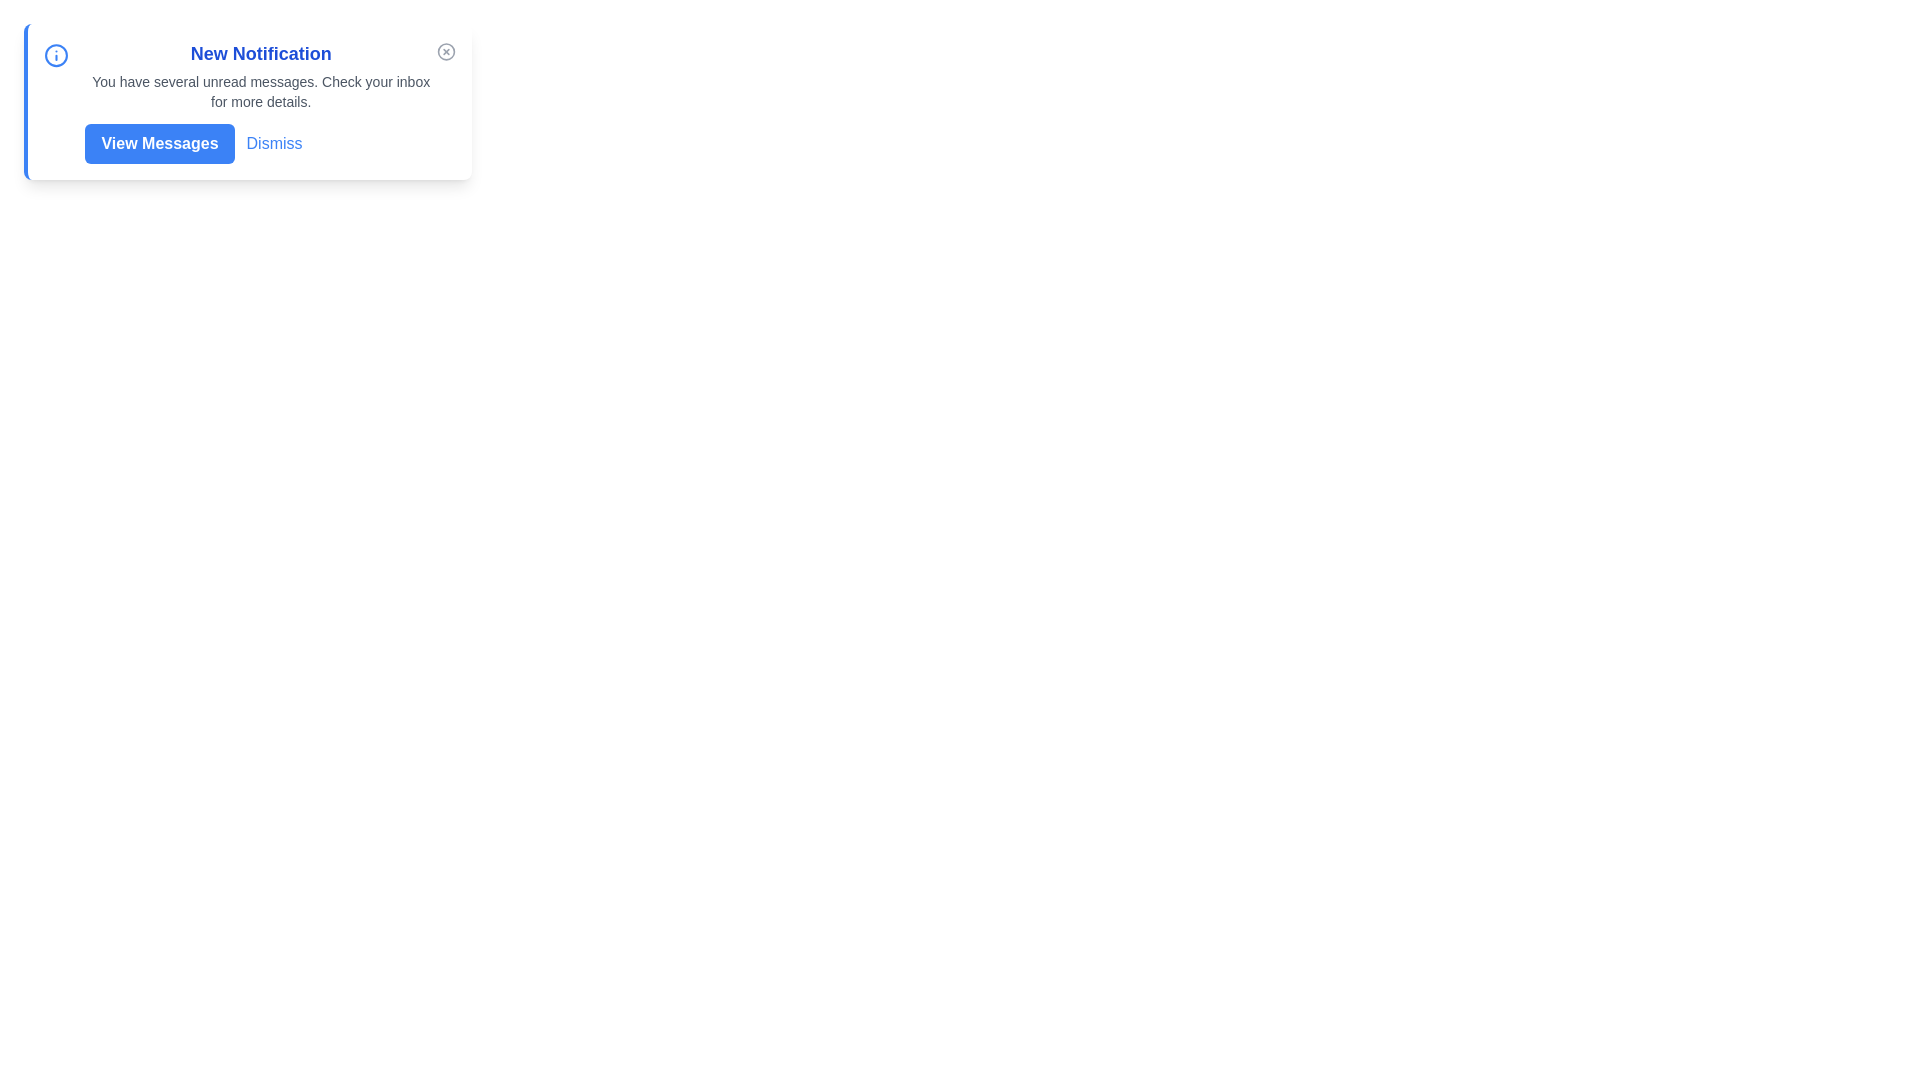  Describe the element at coordinates (260, 92) in the screenshot. I see `the text element displaying the message 'You have several unread messages. Check your inbox for more details.', which is located below the 'New Notification' title in the notification card` at that location.